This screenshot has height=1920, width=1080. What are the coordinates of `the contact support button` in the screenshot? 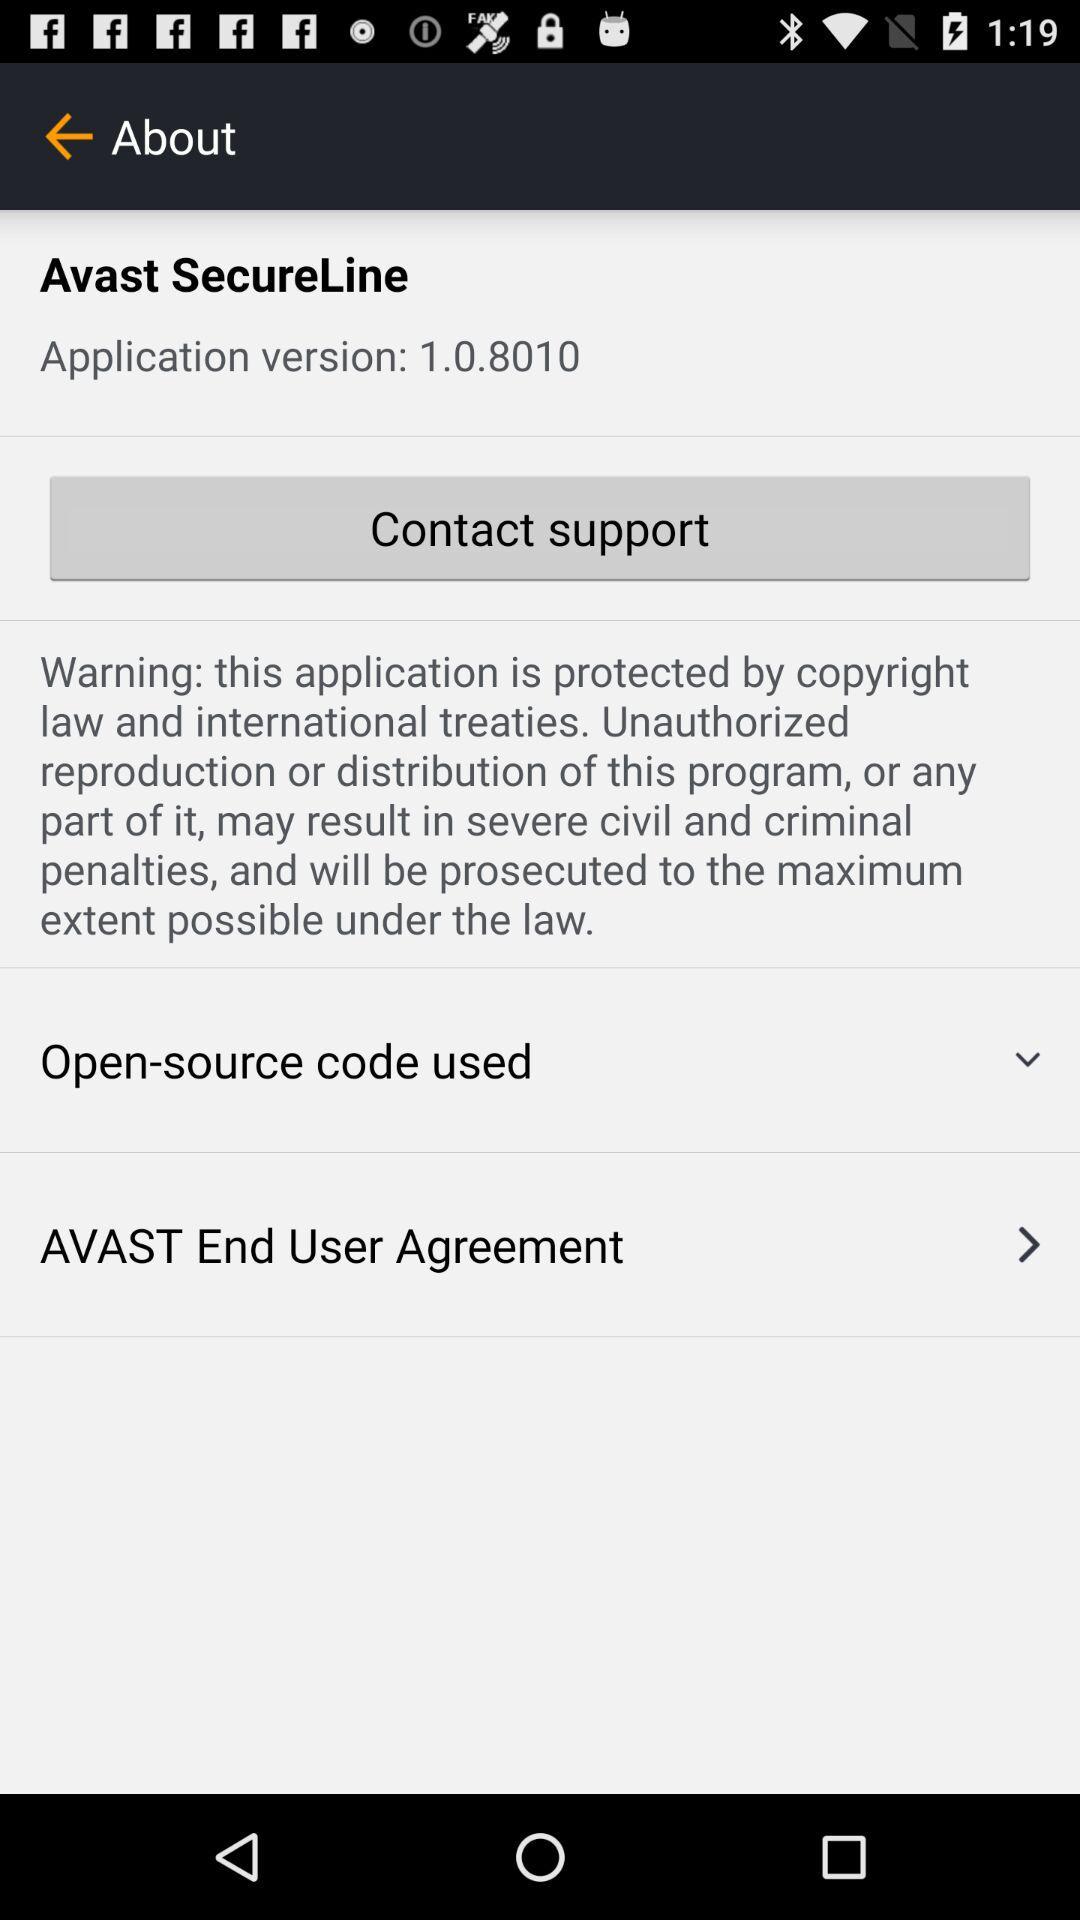 It's located at (540, 528).